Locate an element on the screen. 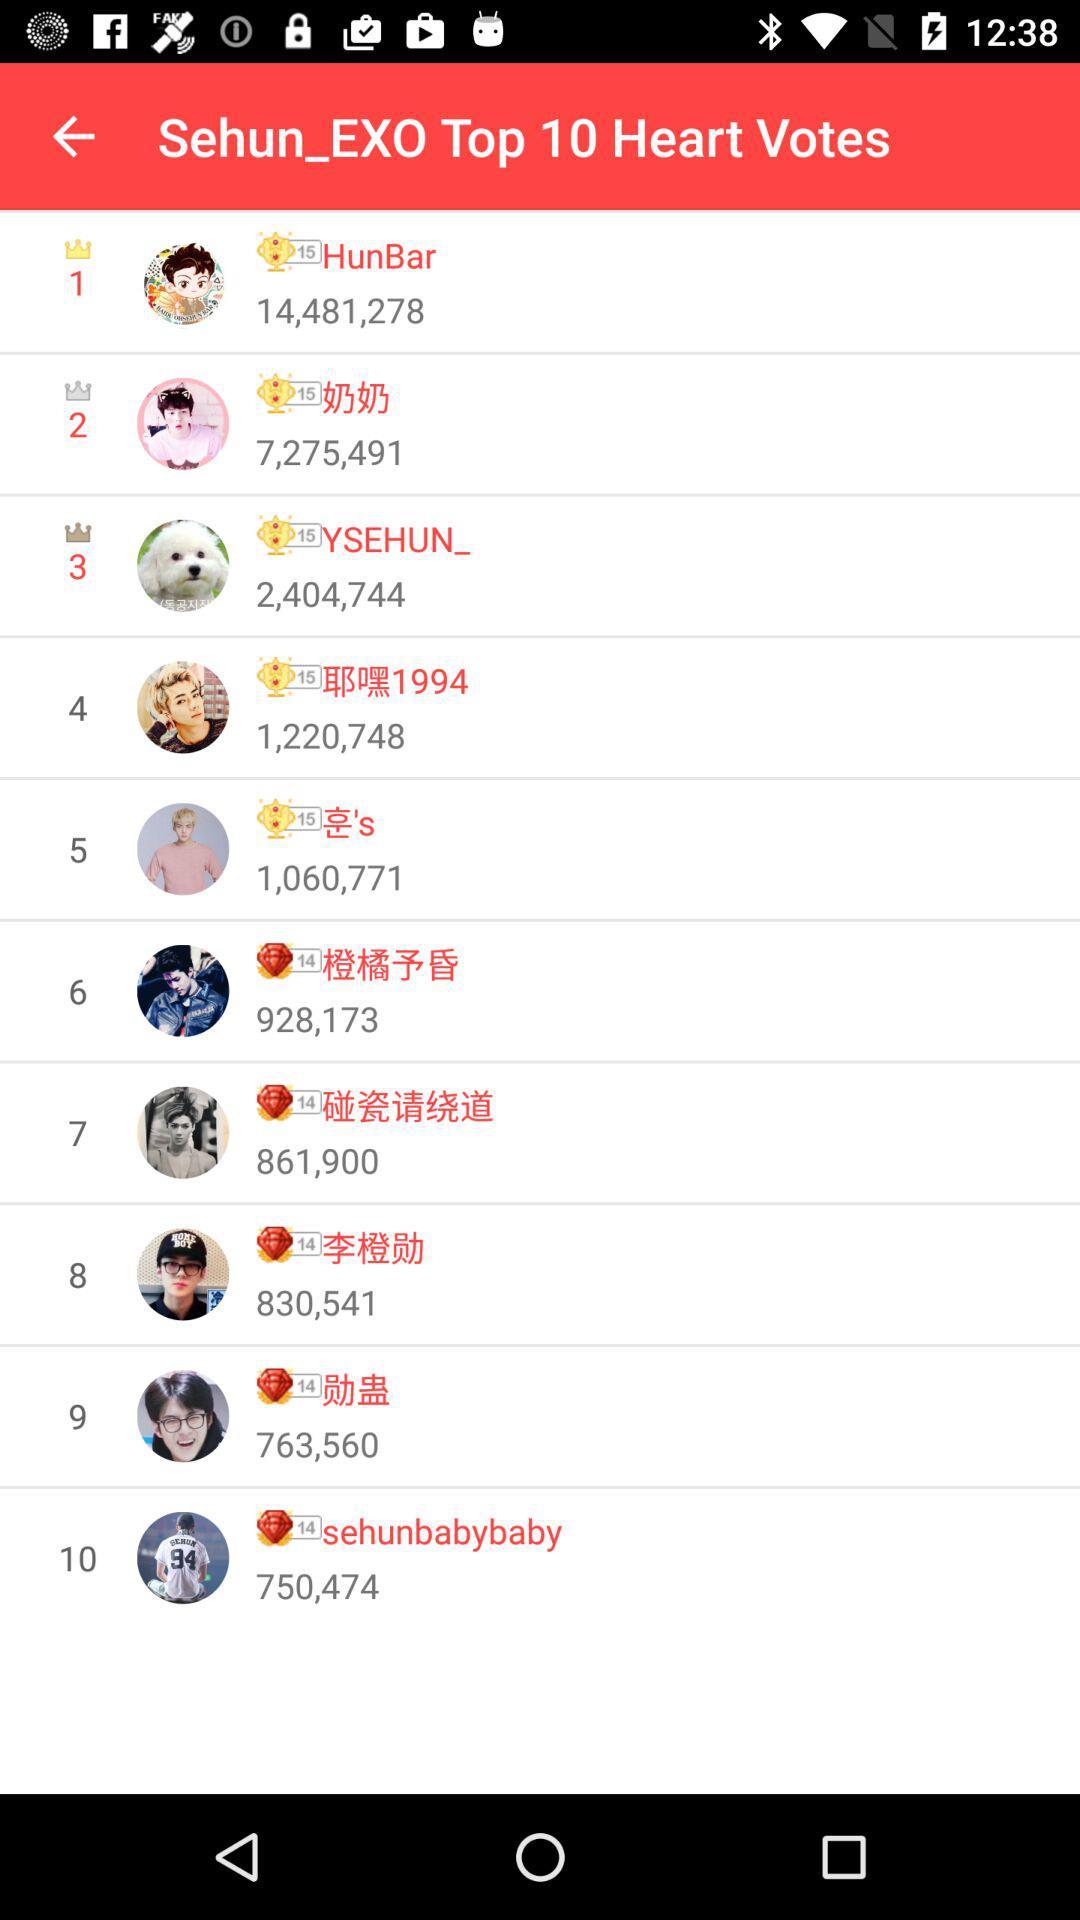  3 item is located at coordinates (76, 564).